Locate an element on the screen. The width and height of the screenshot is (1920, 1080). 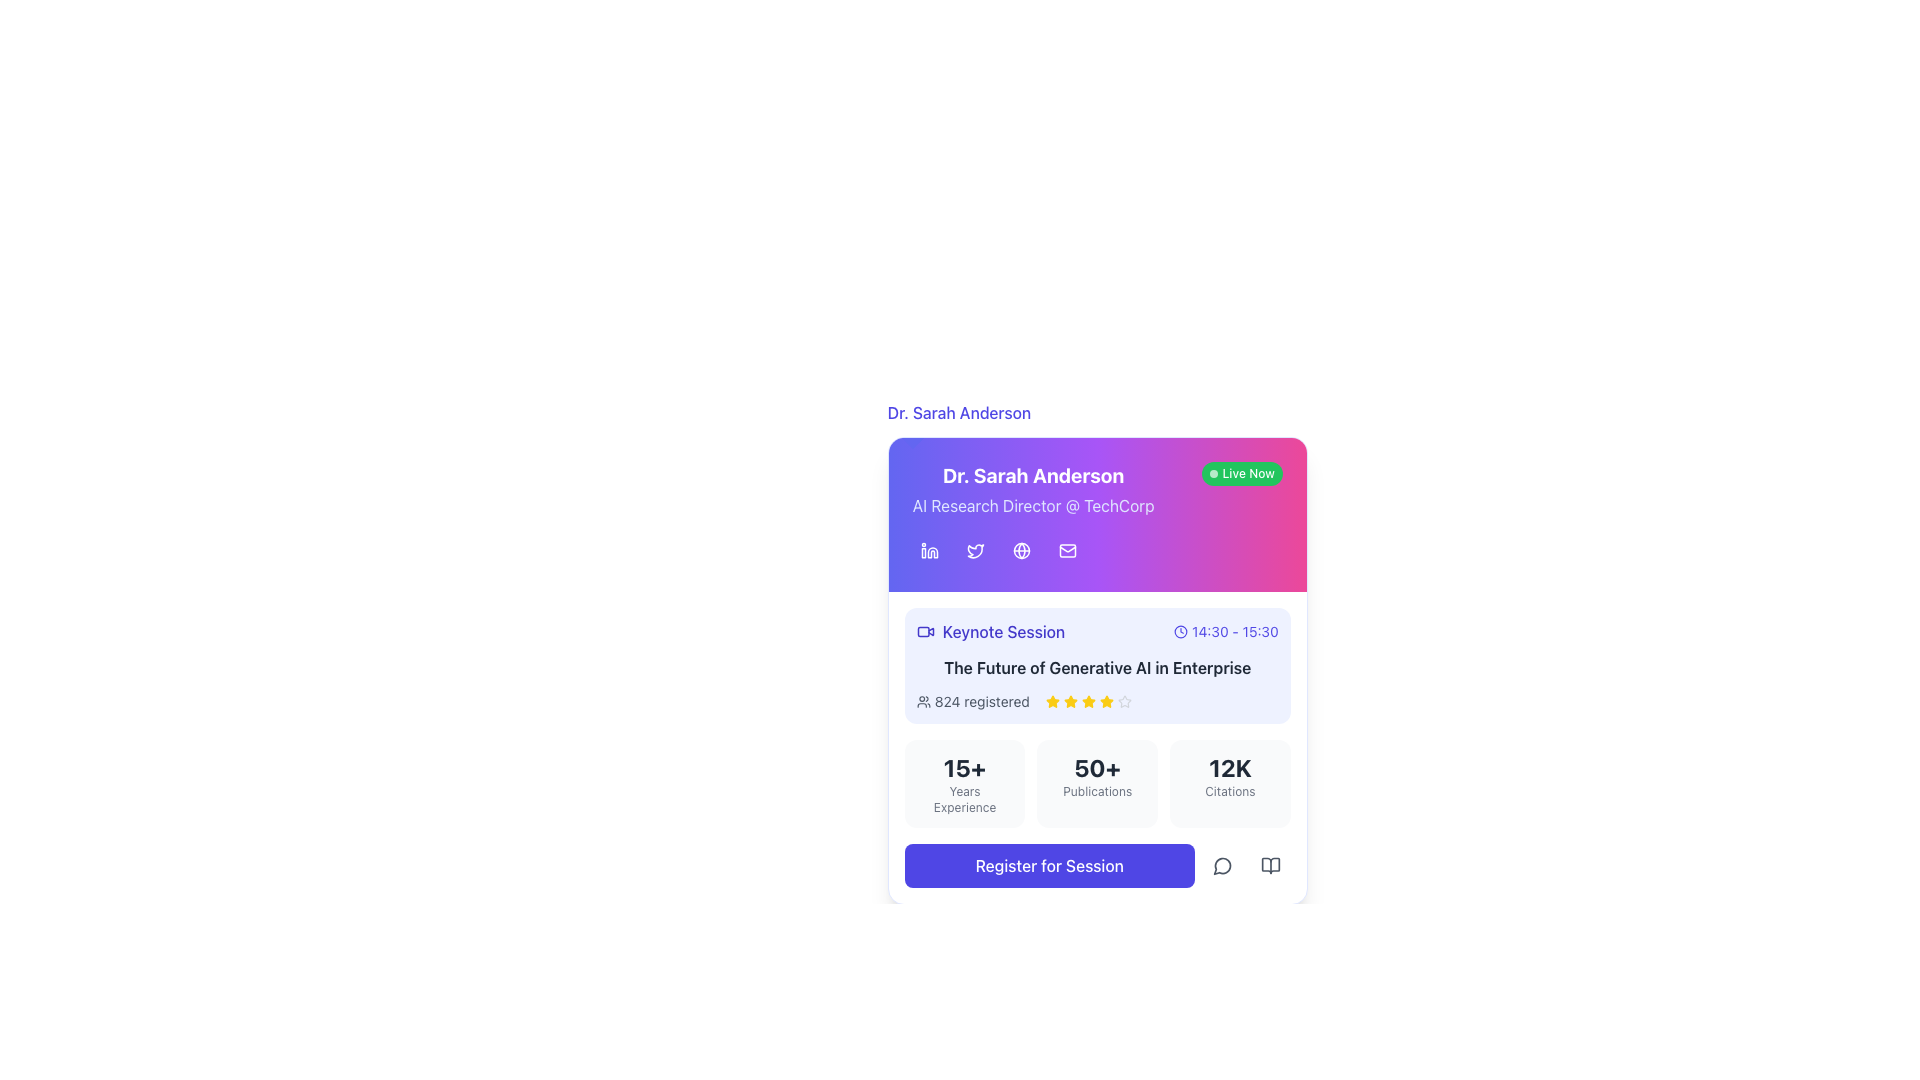
the email icon located within the vibrant panel featuring 'Dr. Sarah Anderson' and 'Live Now' badge is located at coordinates (1096, 514).